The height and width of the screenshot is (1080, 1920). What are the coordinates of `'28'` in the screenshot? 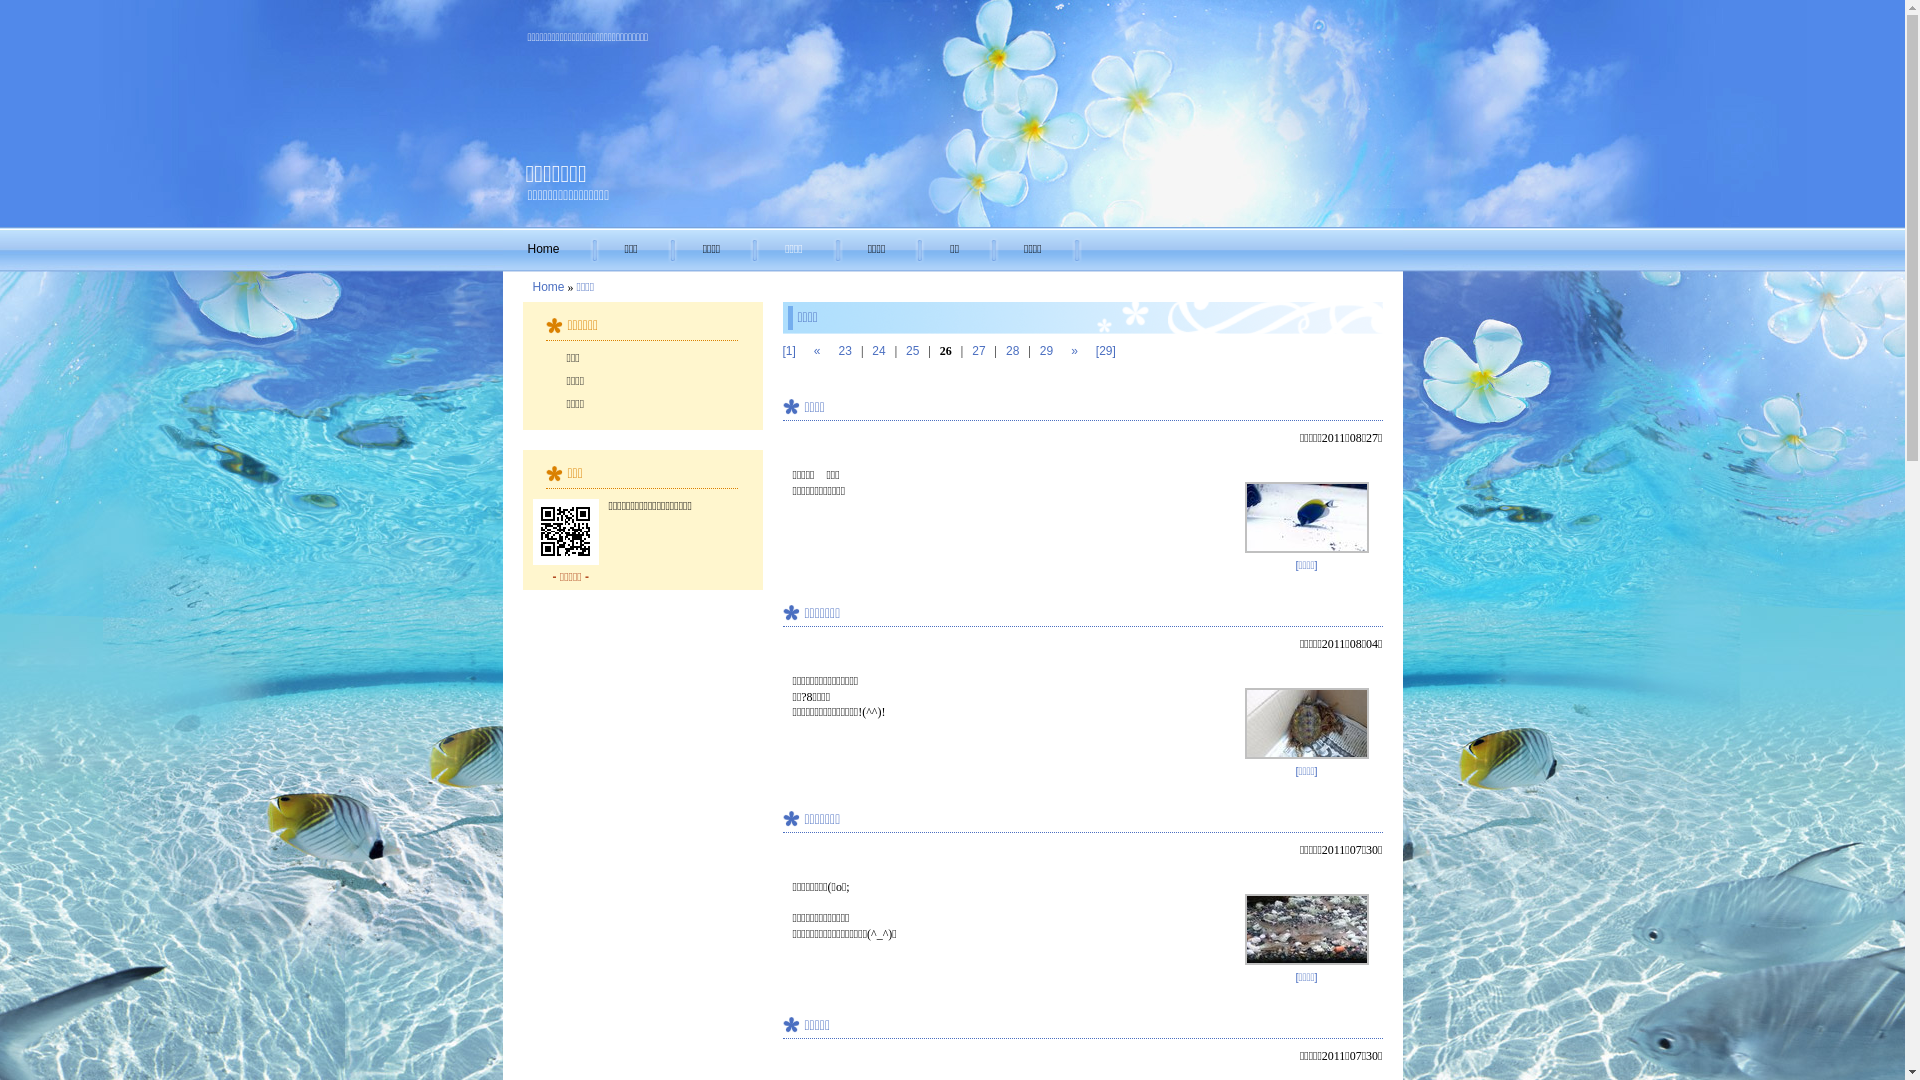 It's located at (1012, 350).